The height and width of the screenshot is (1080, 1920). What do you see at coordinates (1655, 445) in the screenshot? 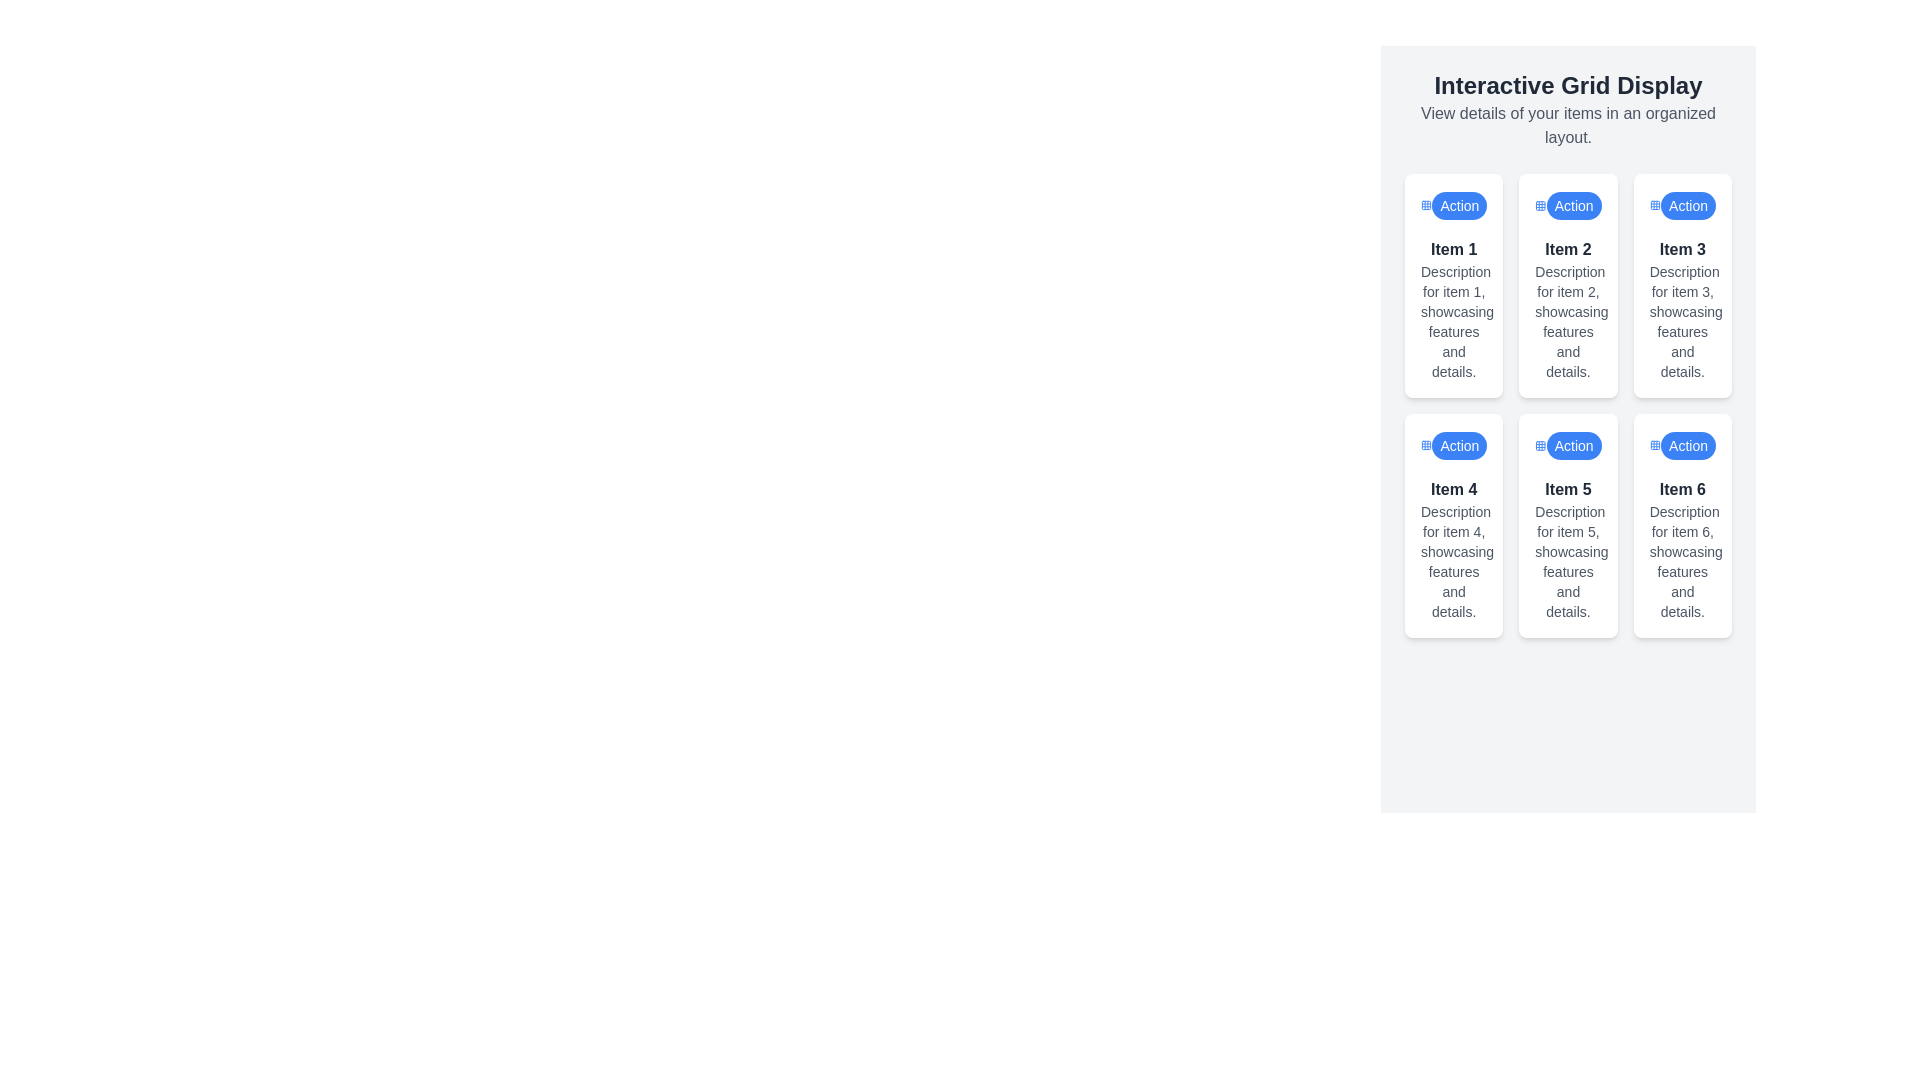
I see `the icon located in the rightmost card of the bottom row of the grid layout, adjacent to the 'Action' button, for potential interaction` at bounding box center [1655, 445].